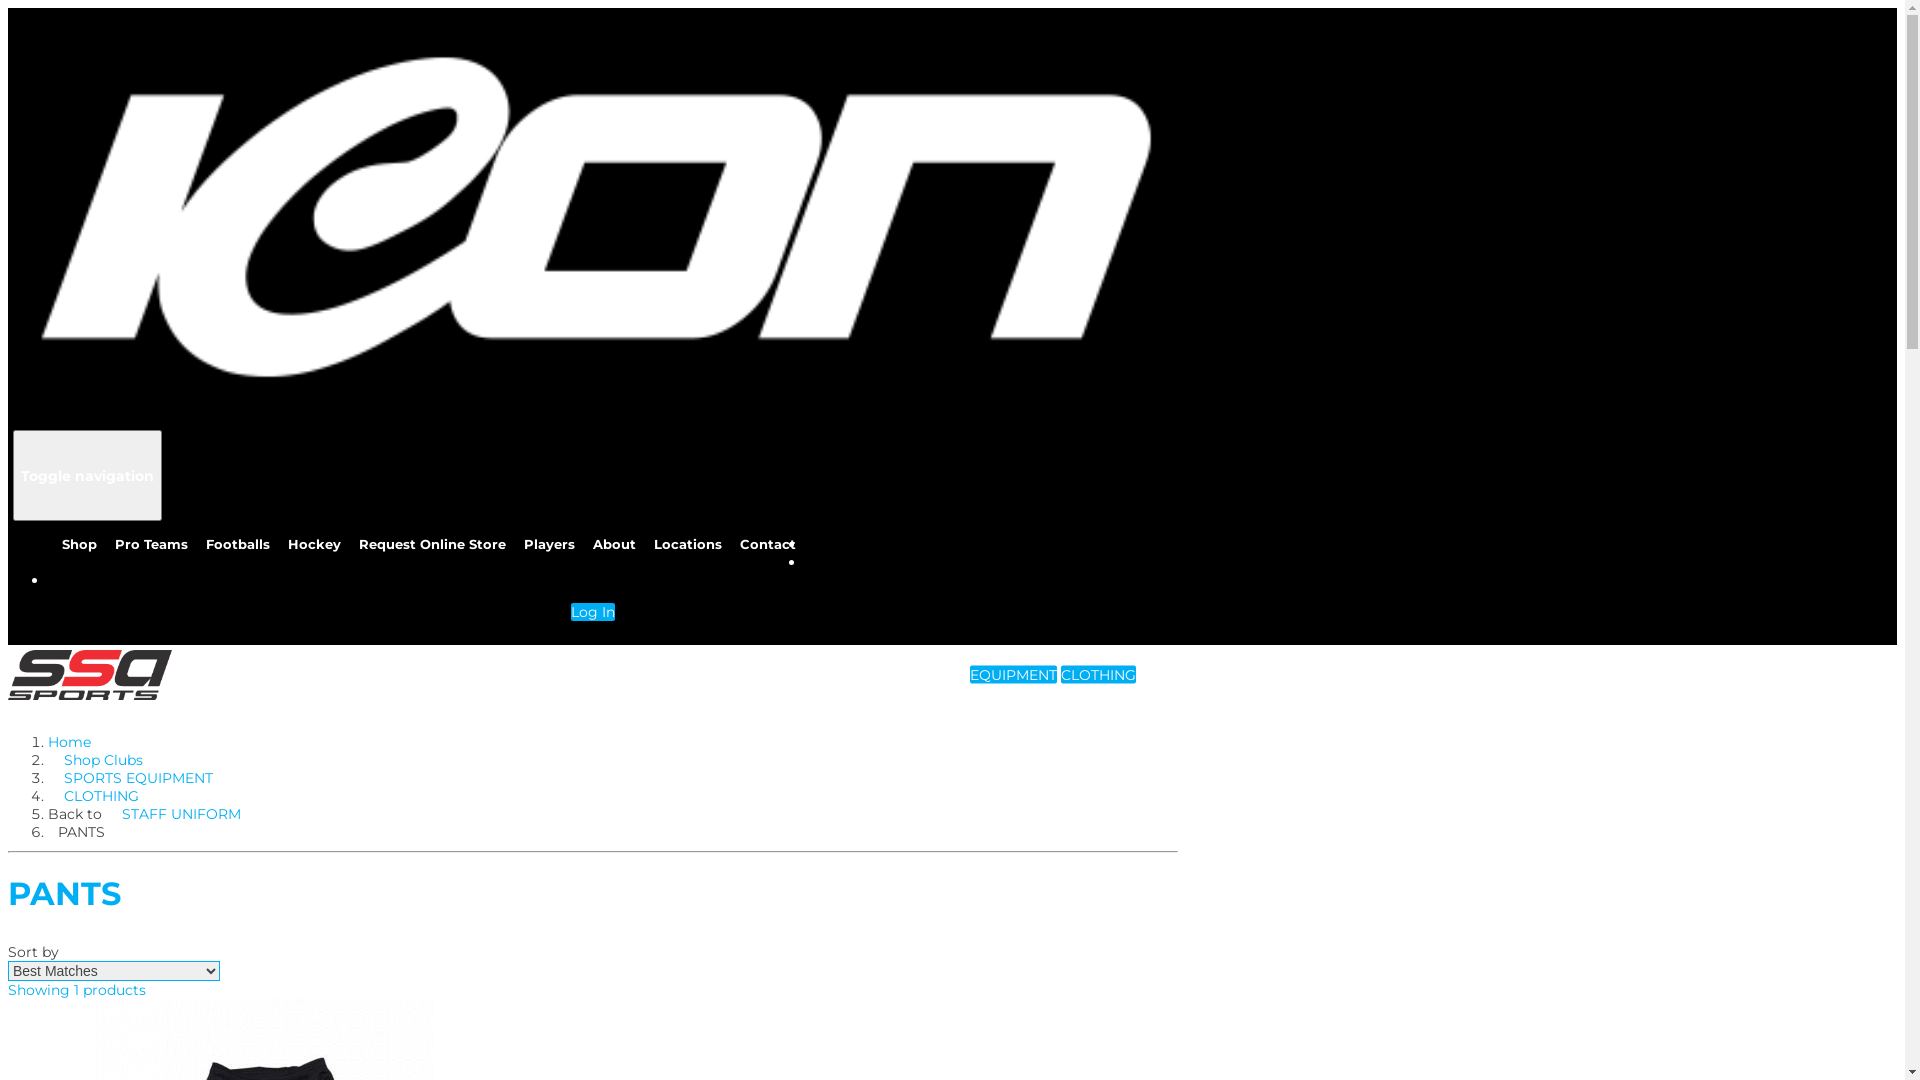  Describe the element at coordinates (86, 475) in the screenshot. I see `'Toggle navigation'` at that location.